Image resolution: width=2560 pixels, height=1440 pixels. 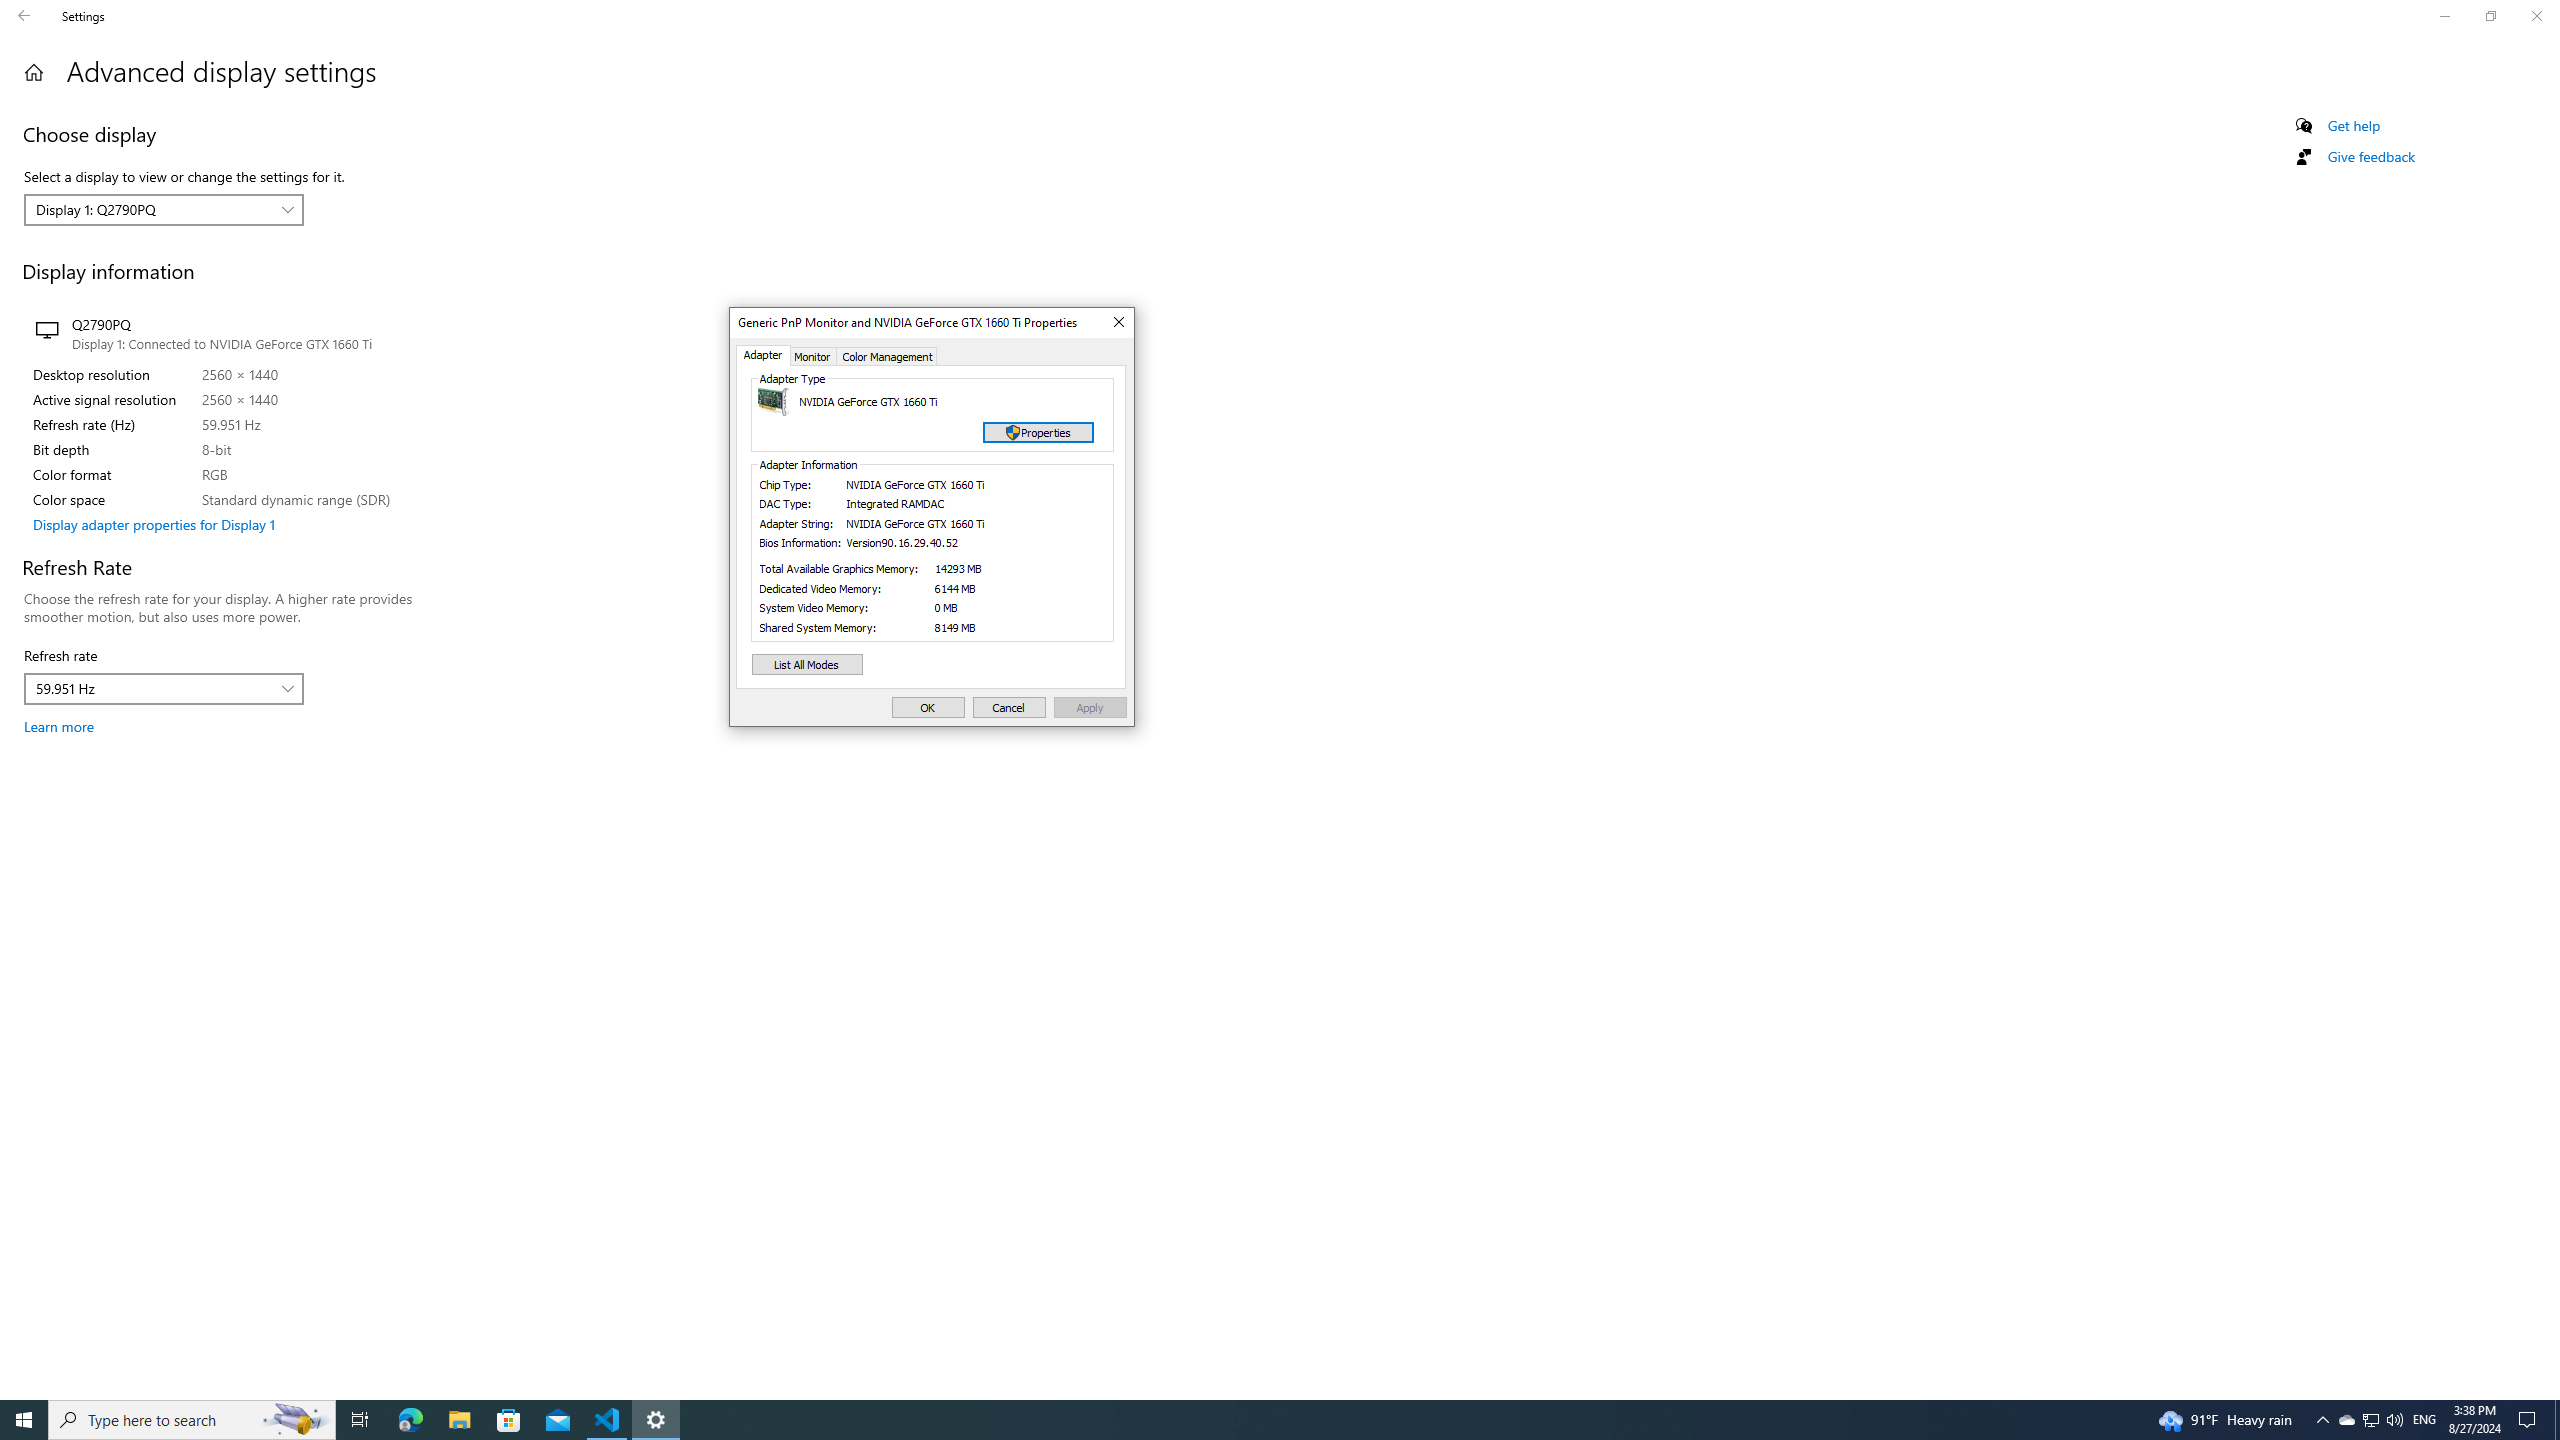 What do you see at coordinates (2323, 1418) in the screenshot?
I see `'Notification Chevron'` at bounding box center [2323, 1418].